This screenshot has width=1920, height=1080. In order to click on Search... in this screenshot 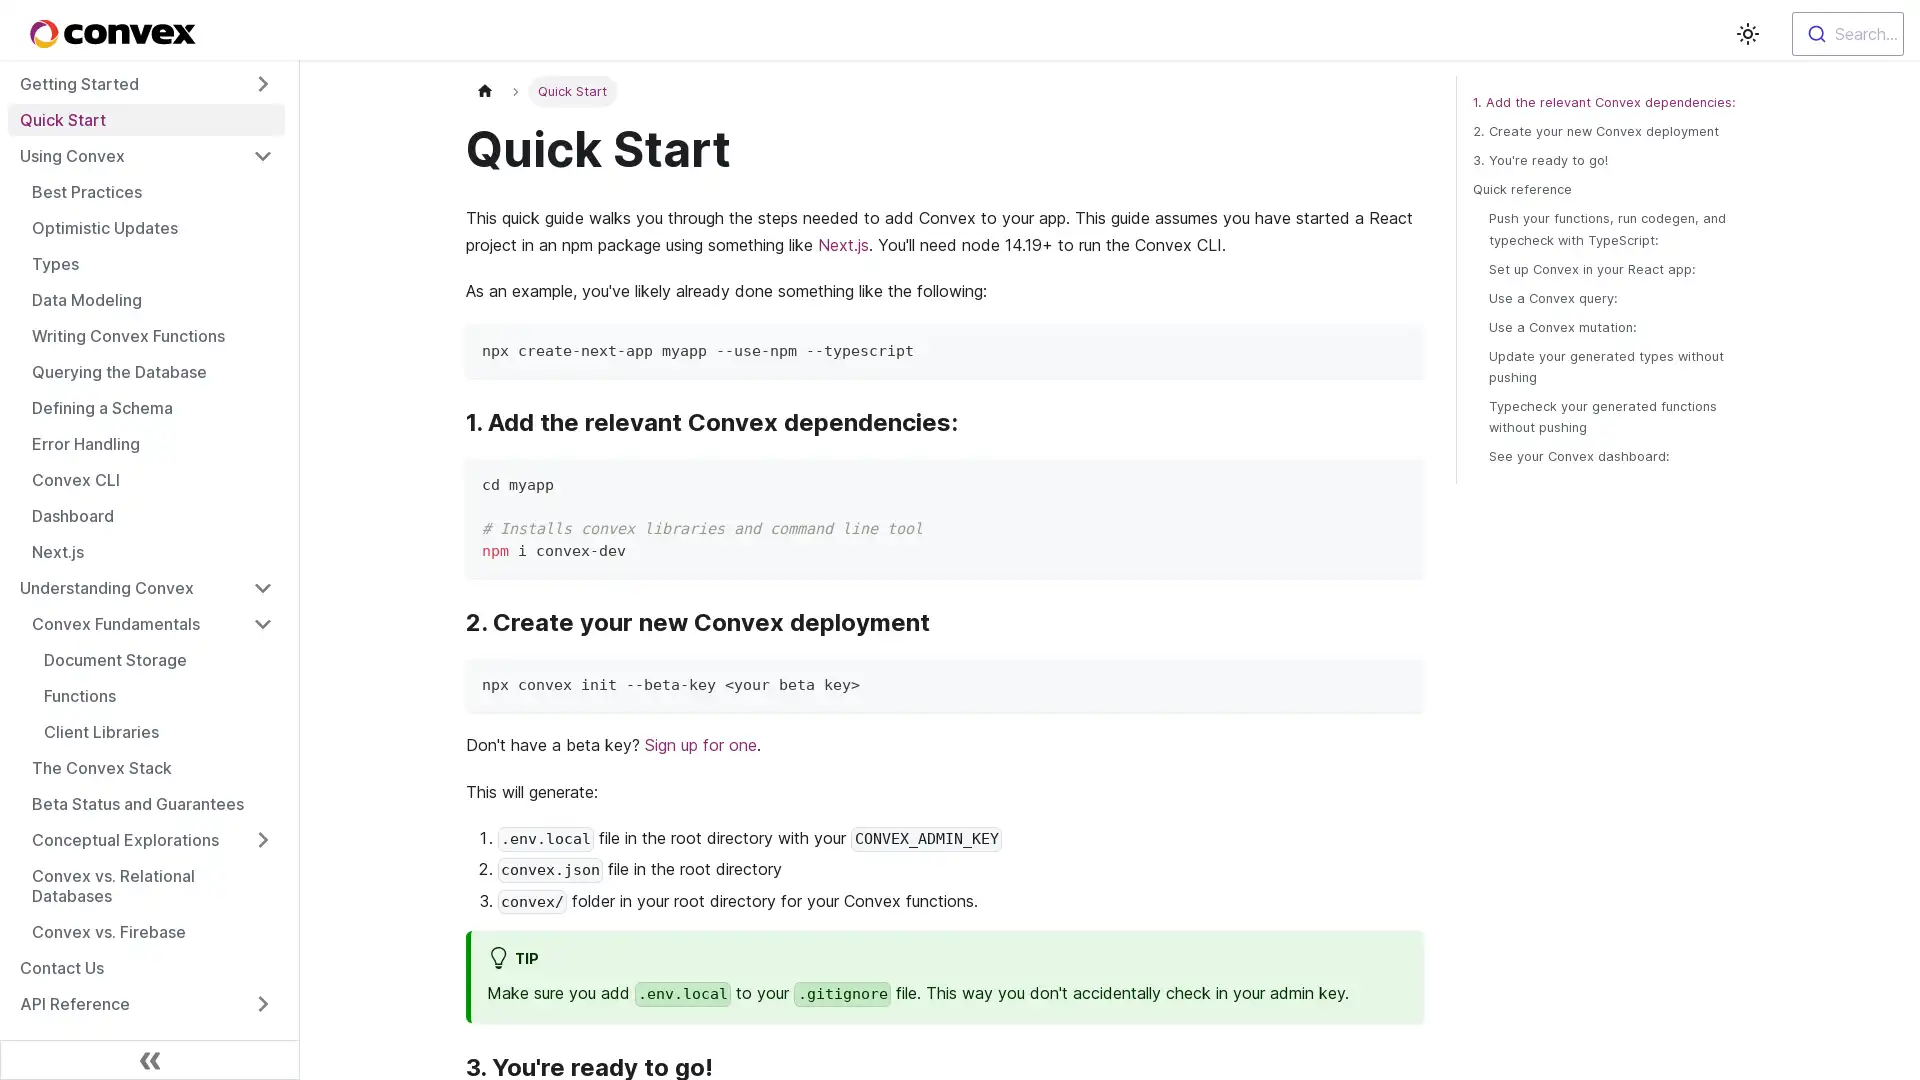, I will do `click(1847, 34)`.